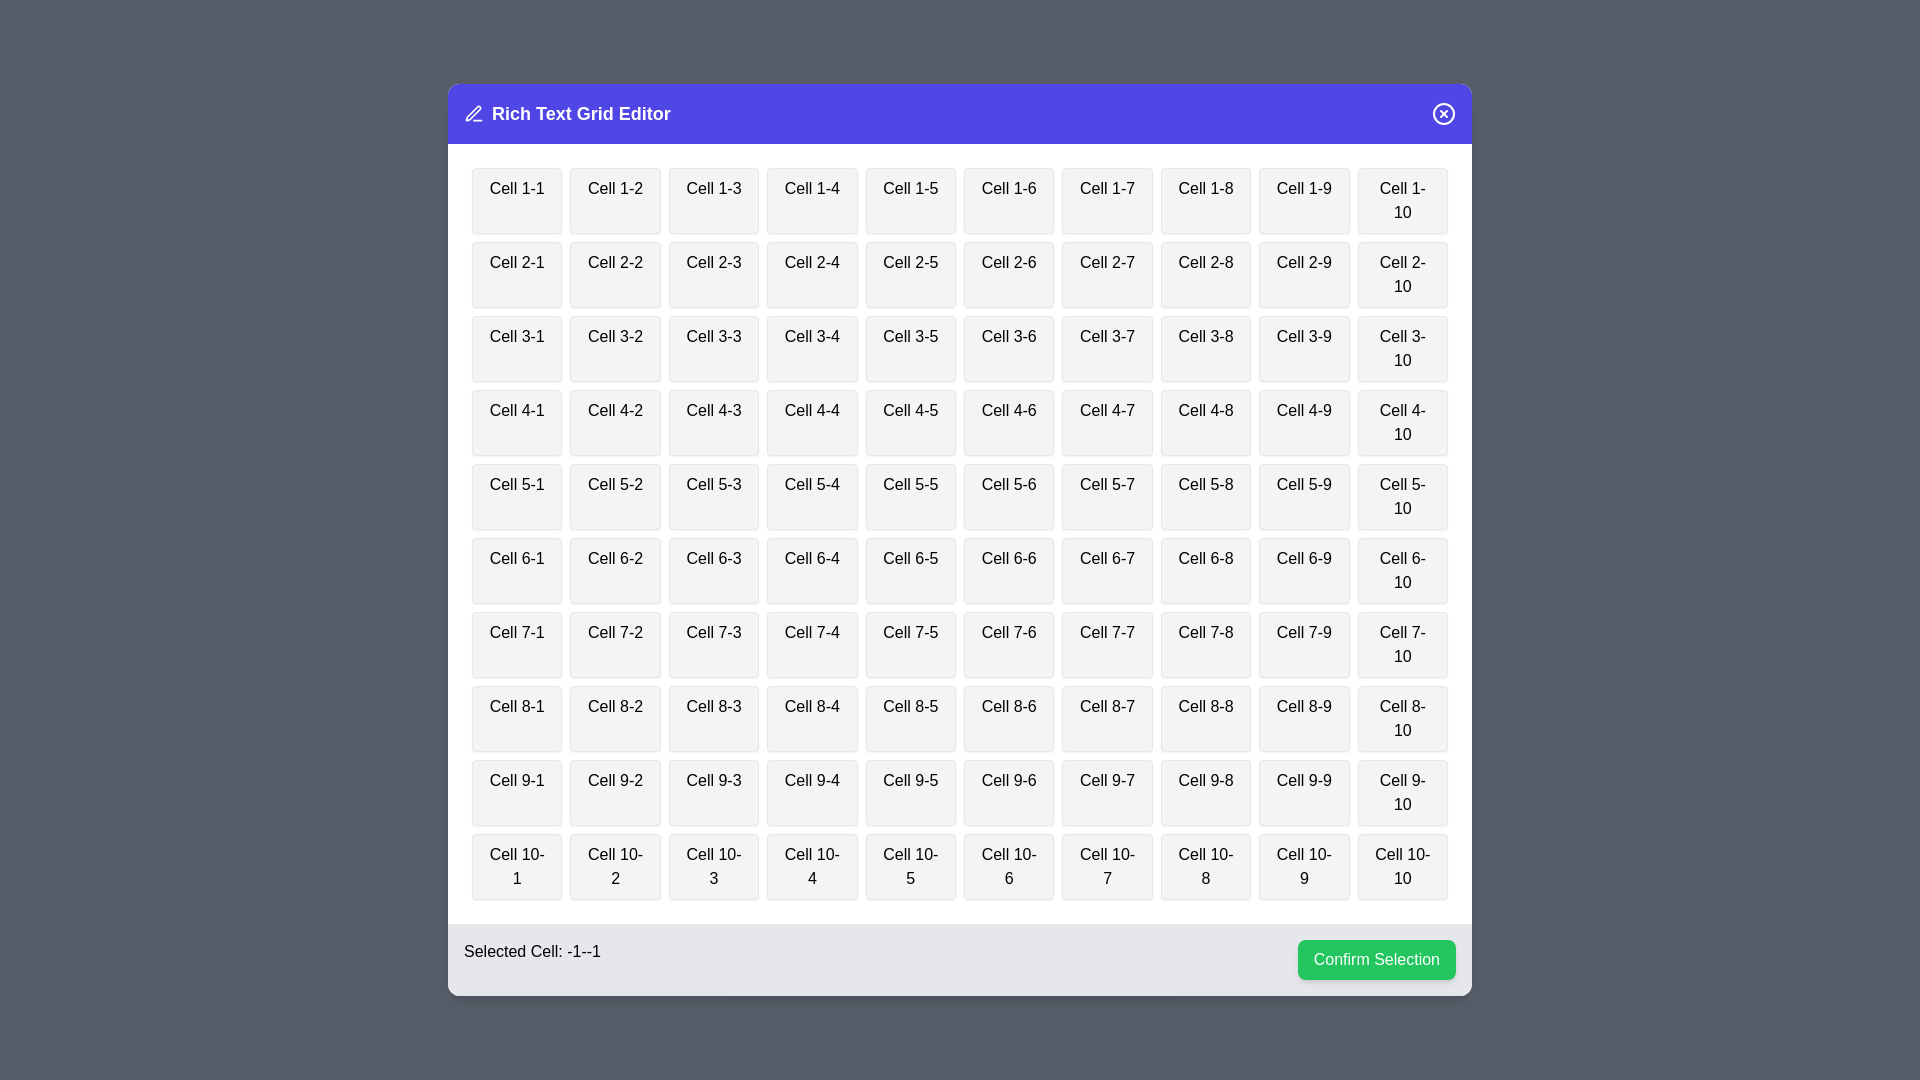 This screenshot has width=1920, height=1080. I want to click on the 'Confirm Selection' button, so click(1375, 959).